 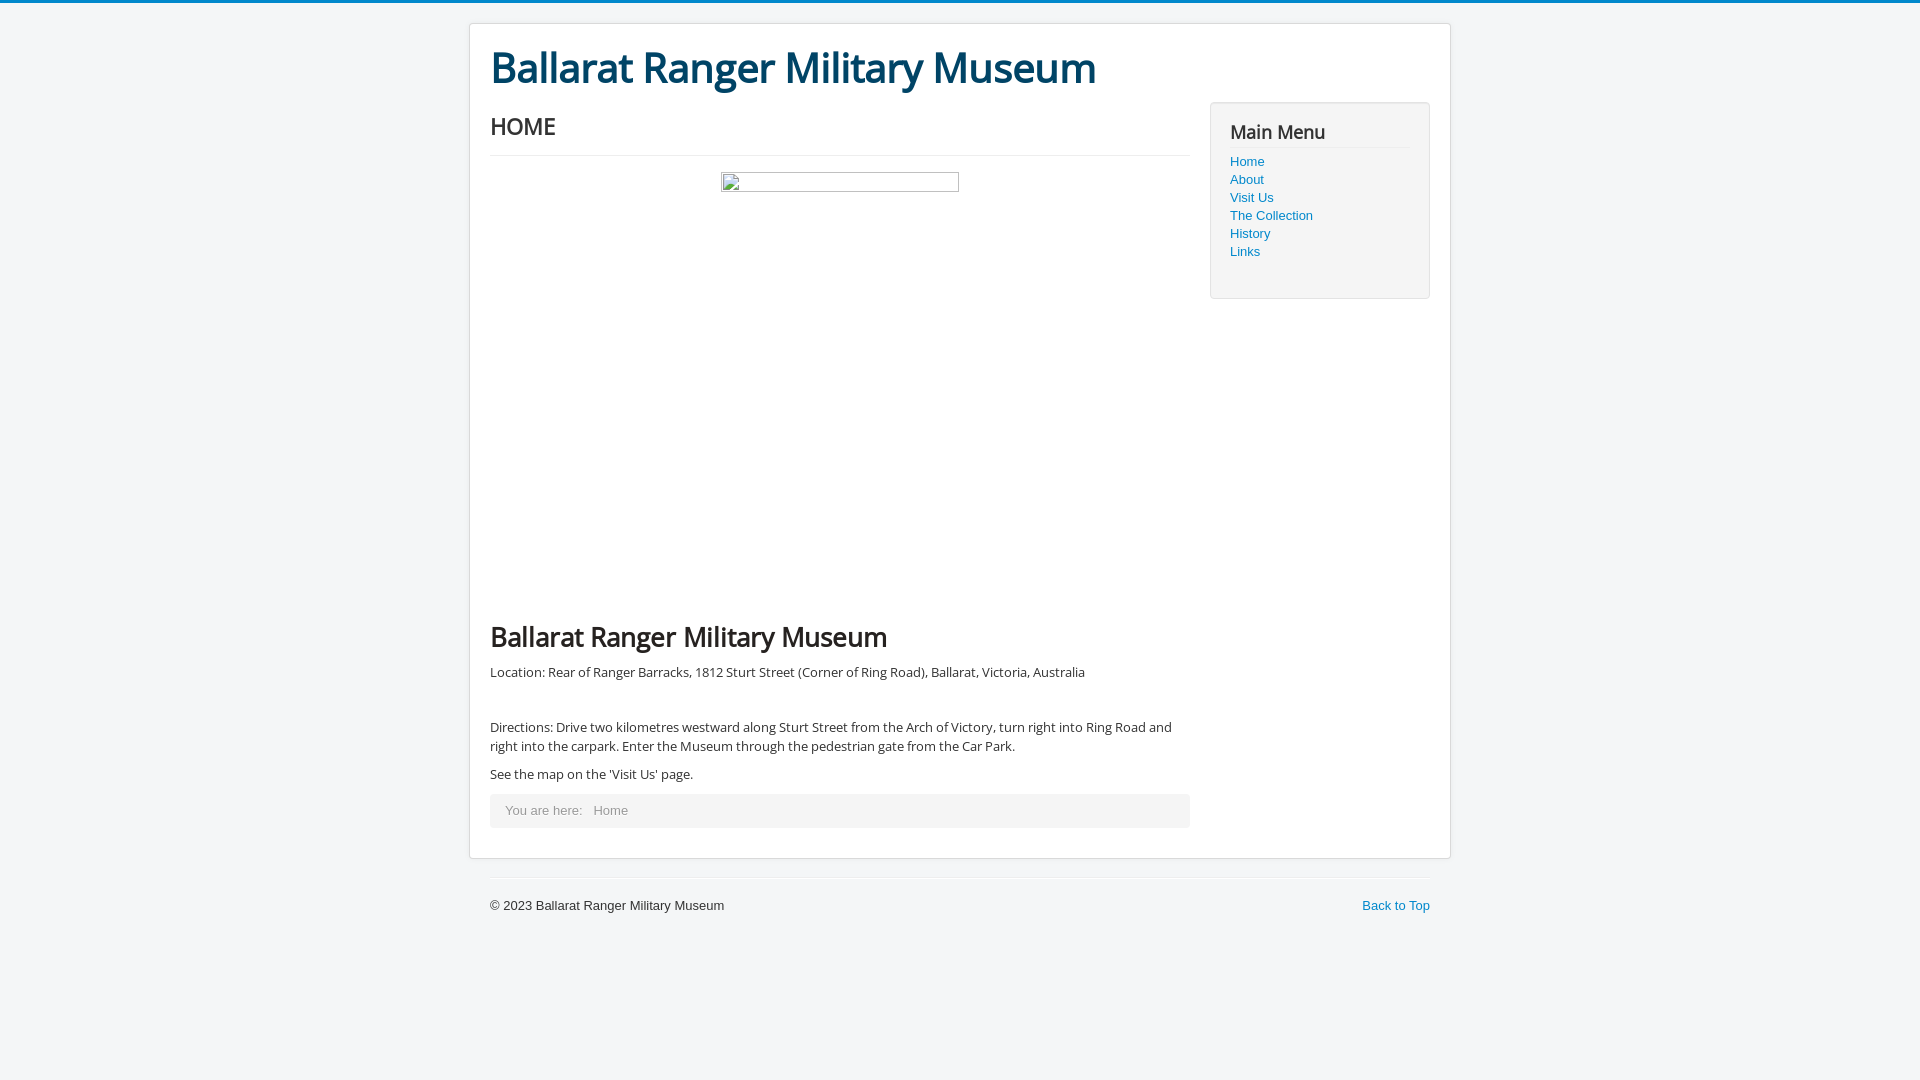 I want to click on 'Back to Top', so click(x=1395, y=905).